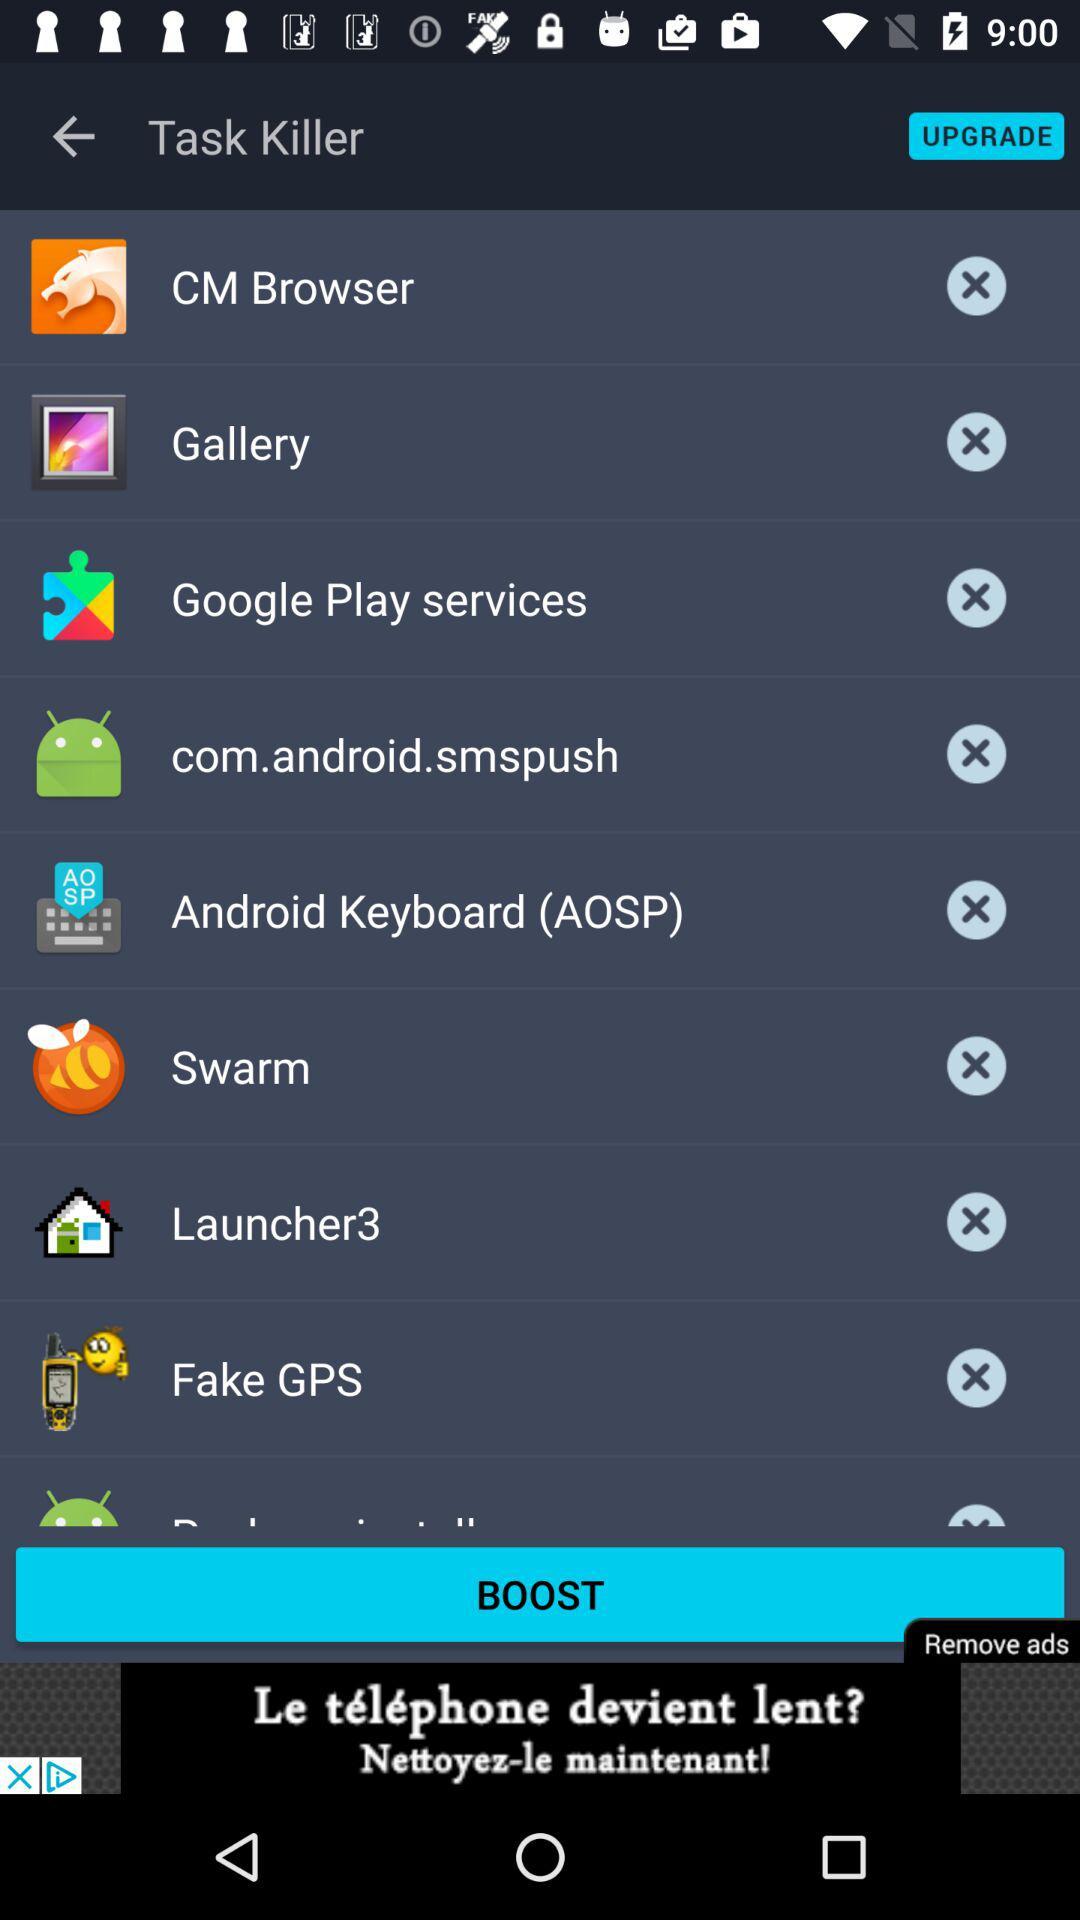  I want to click on app, so click(976, 909).